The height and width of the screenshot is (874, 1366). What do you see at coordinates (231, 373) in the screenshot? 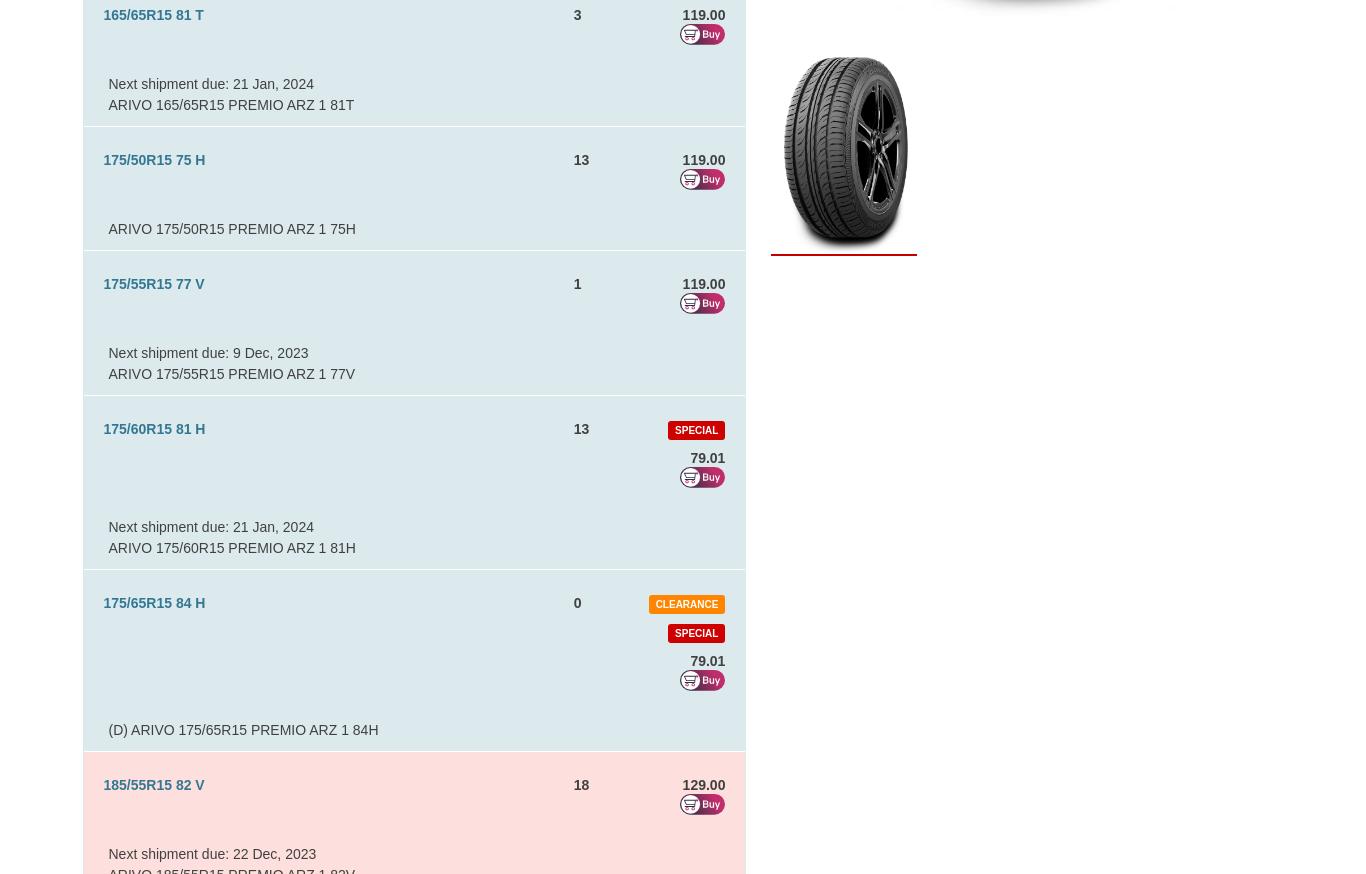
I see `'ARIVO 175/55R15 PREMIO ARZ 1 77V'` at bounding box center [231, 373].